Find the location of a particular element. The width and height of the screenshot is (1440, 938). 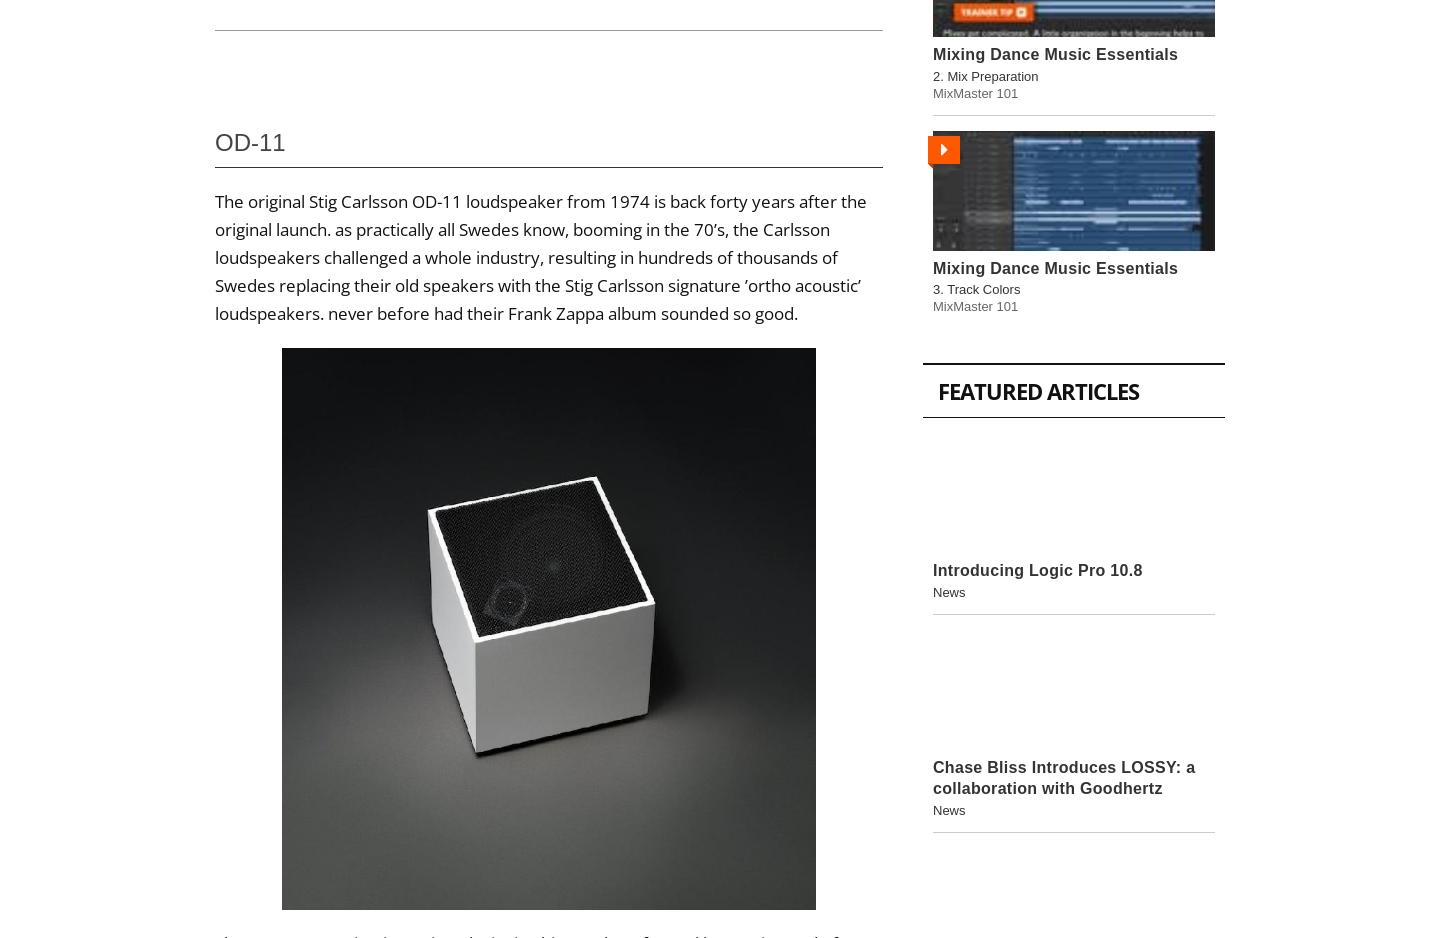

'2. Mix Preparation' is located at coordinates (984, 75).